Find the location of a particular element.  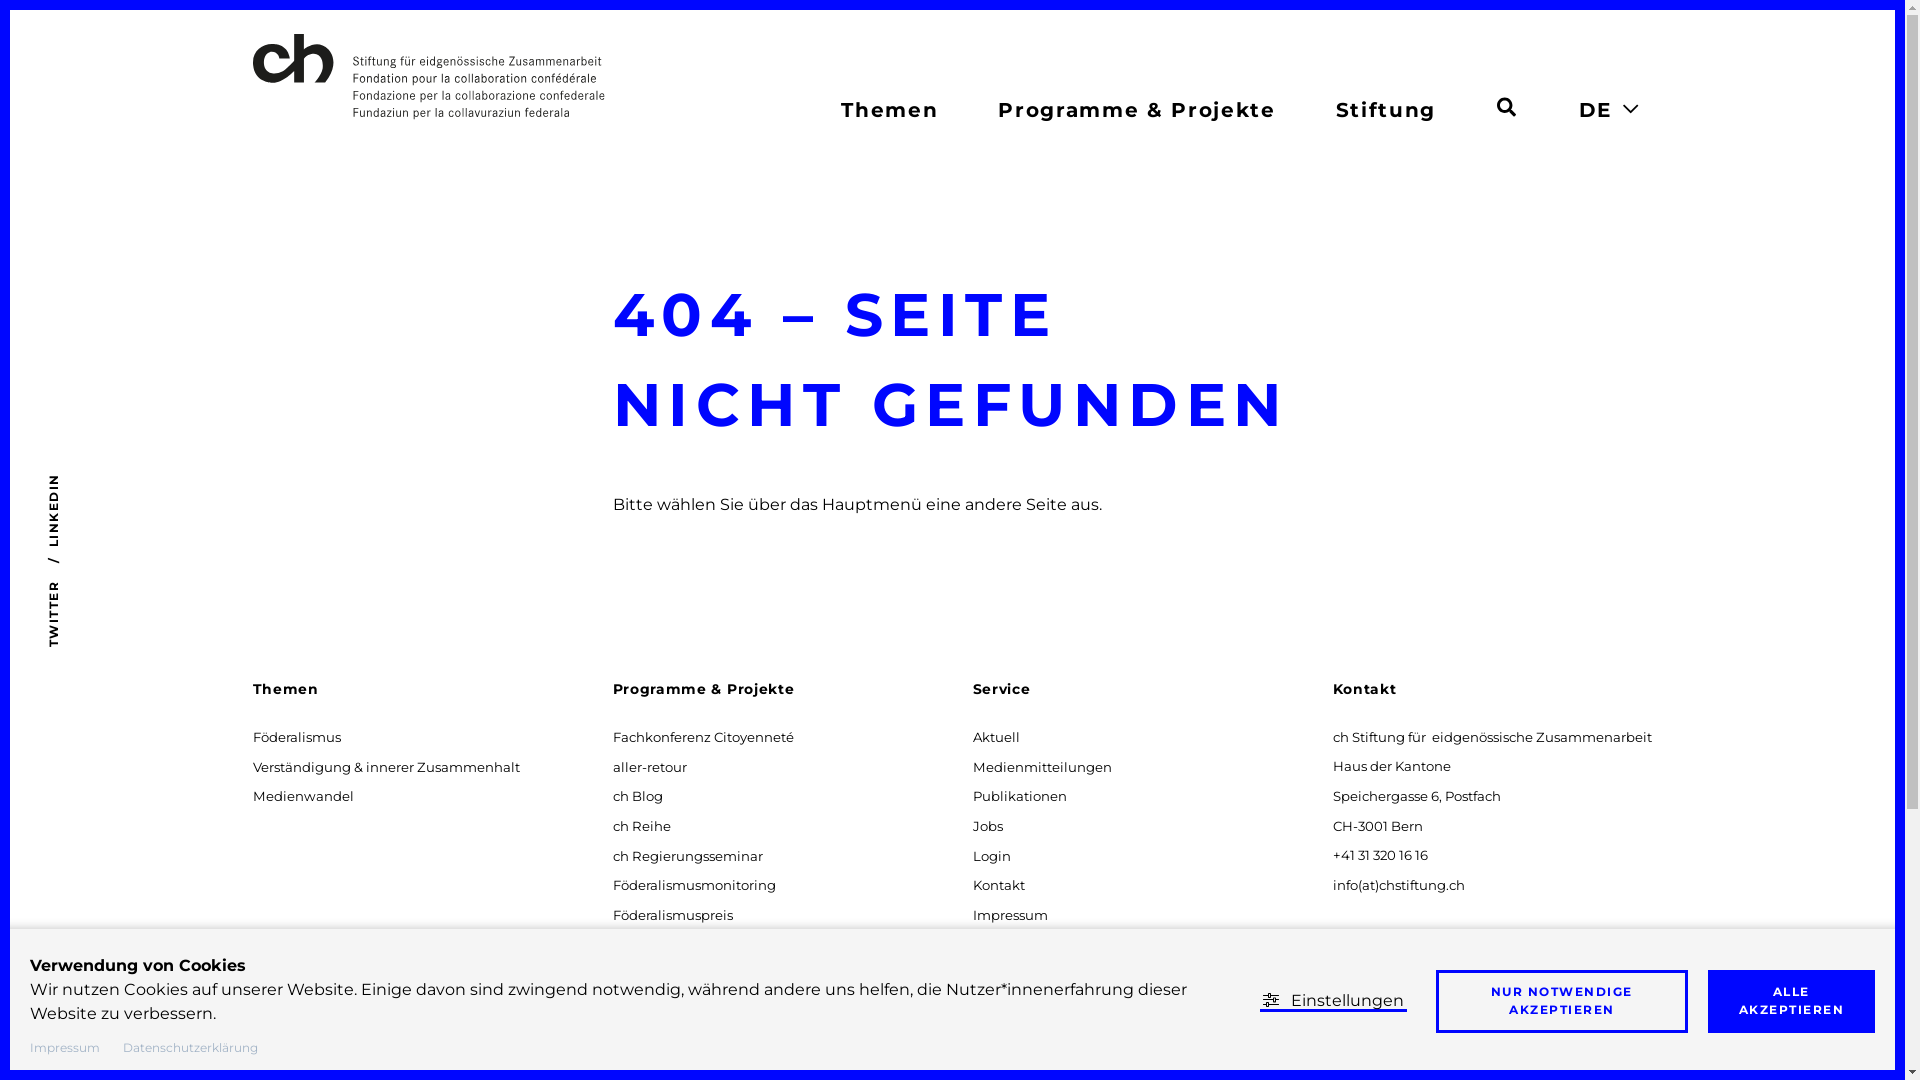

'Medienwandel' is located at coordinates (301, 794).